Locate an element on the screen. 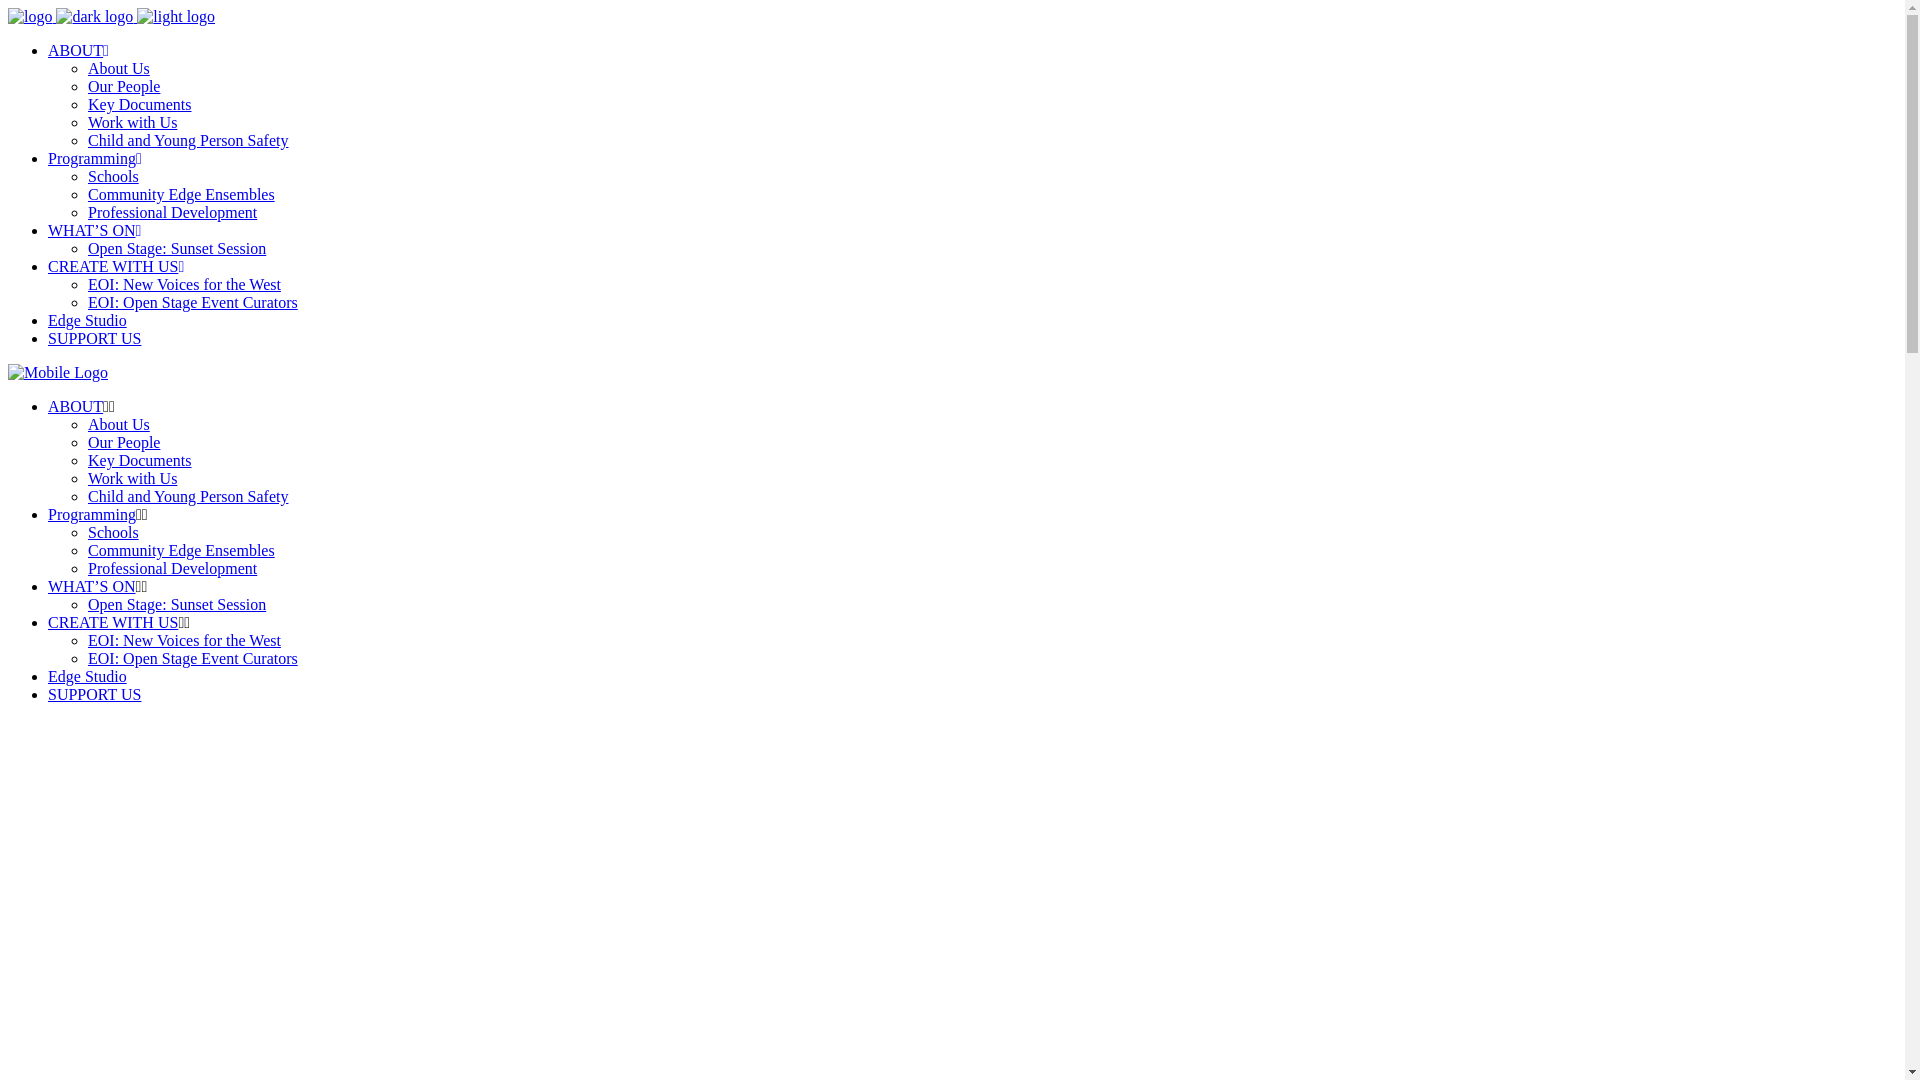 The height and width of the screenshot is (1080, 1920). 'SUPPORT US' is located at coordinates (93, 693).